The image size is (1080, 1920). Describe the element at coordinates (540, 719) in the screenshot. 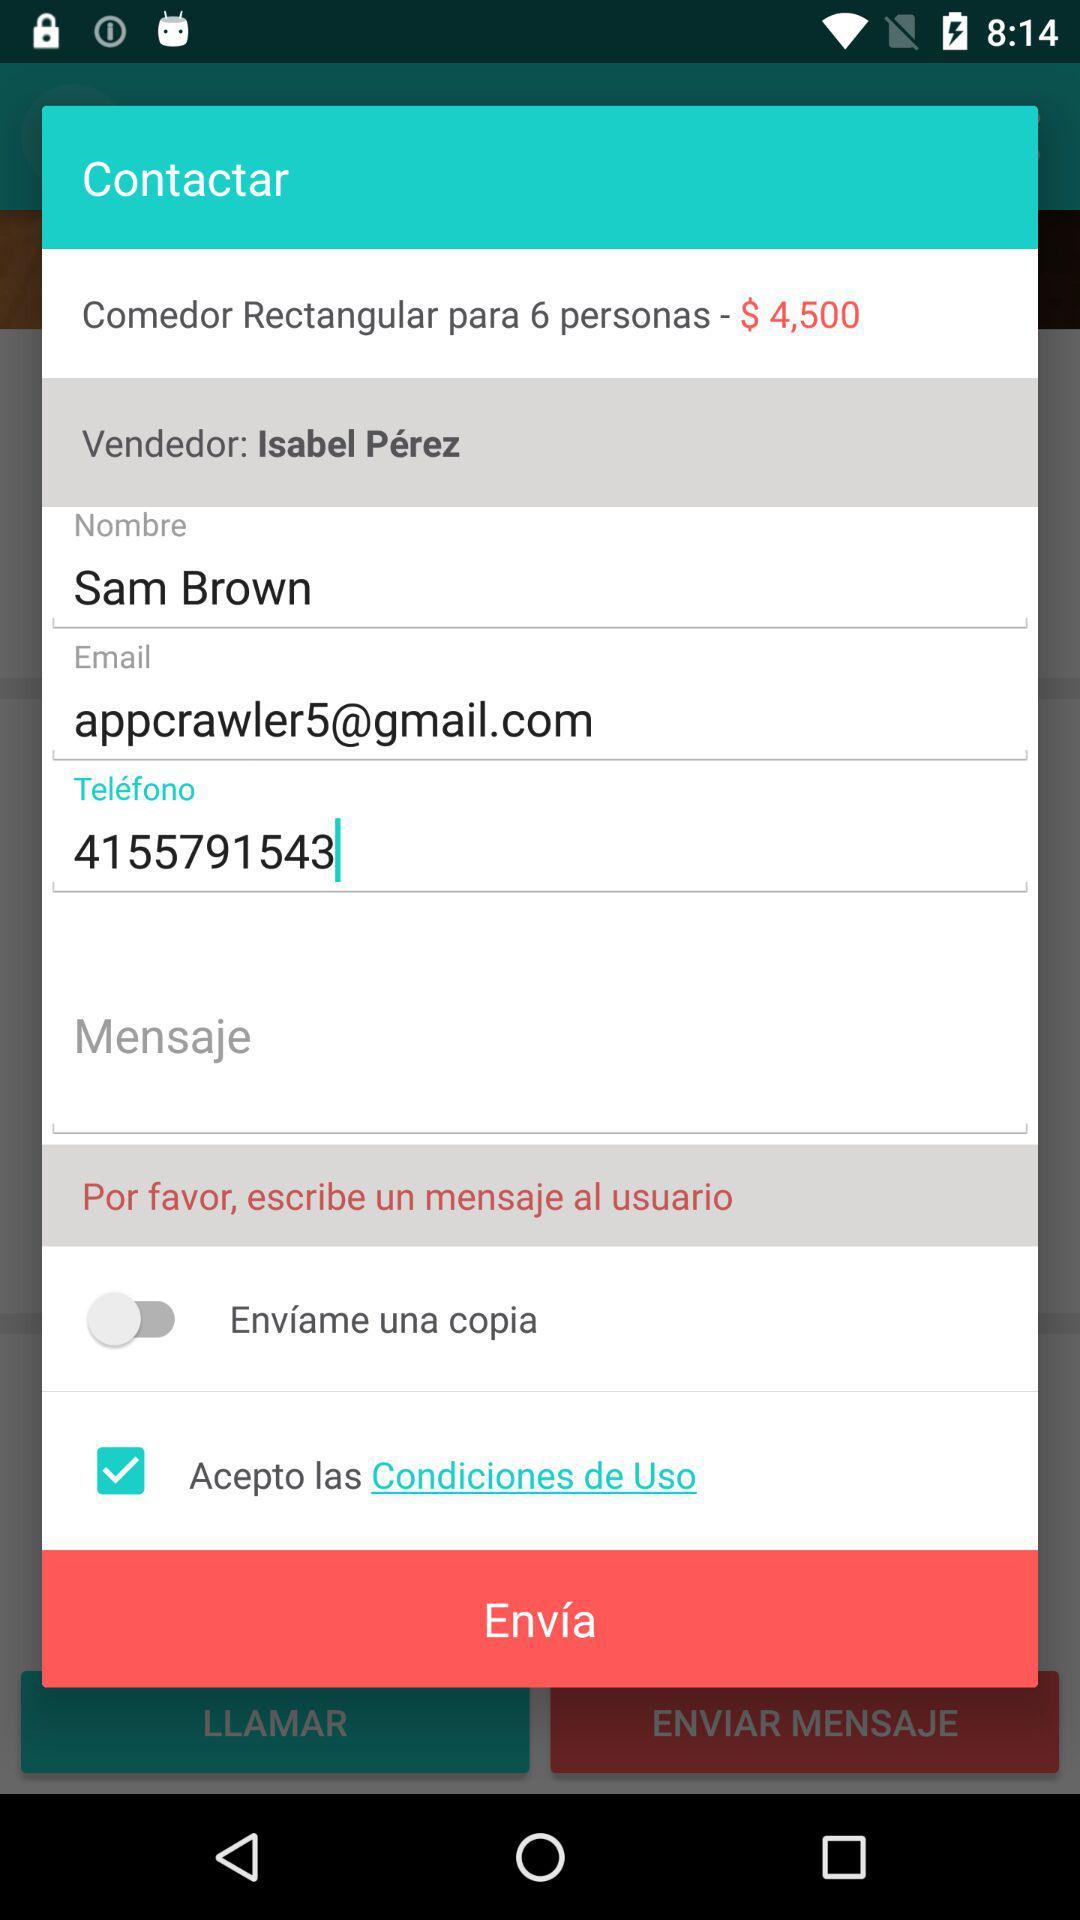

I see `the icon above the 4155791543` at that location.